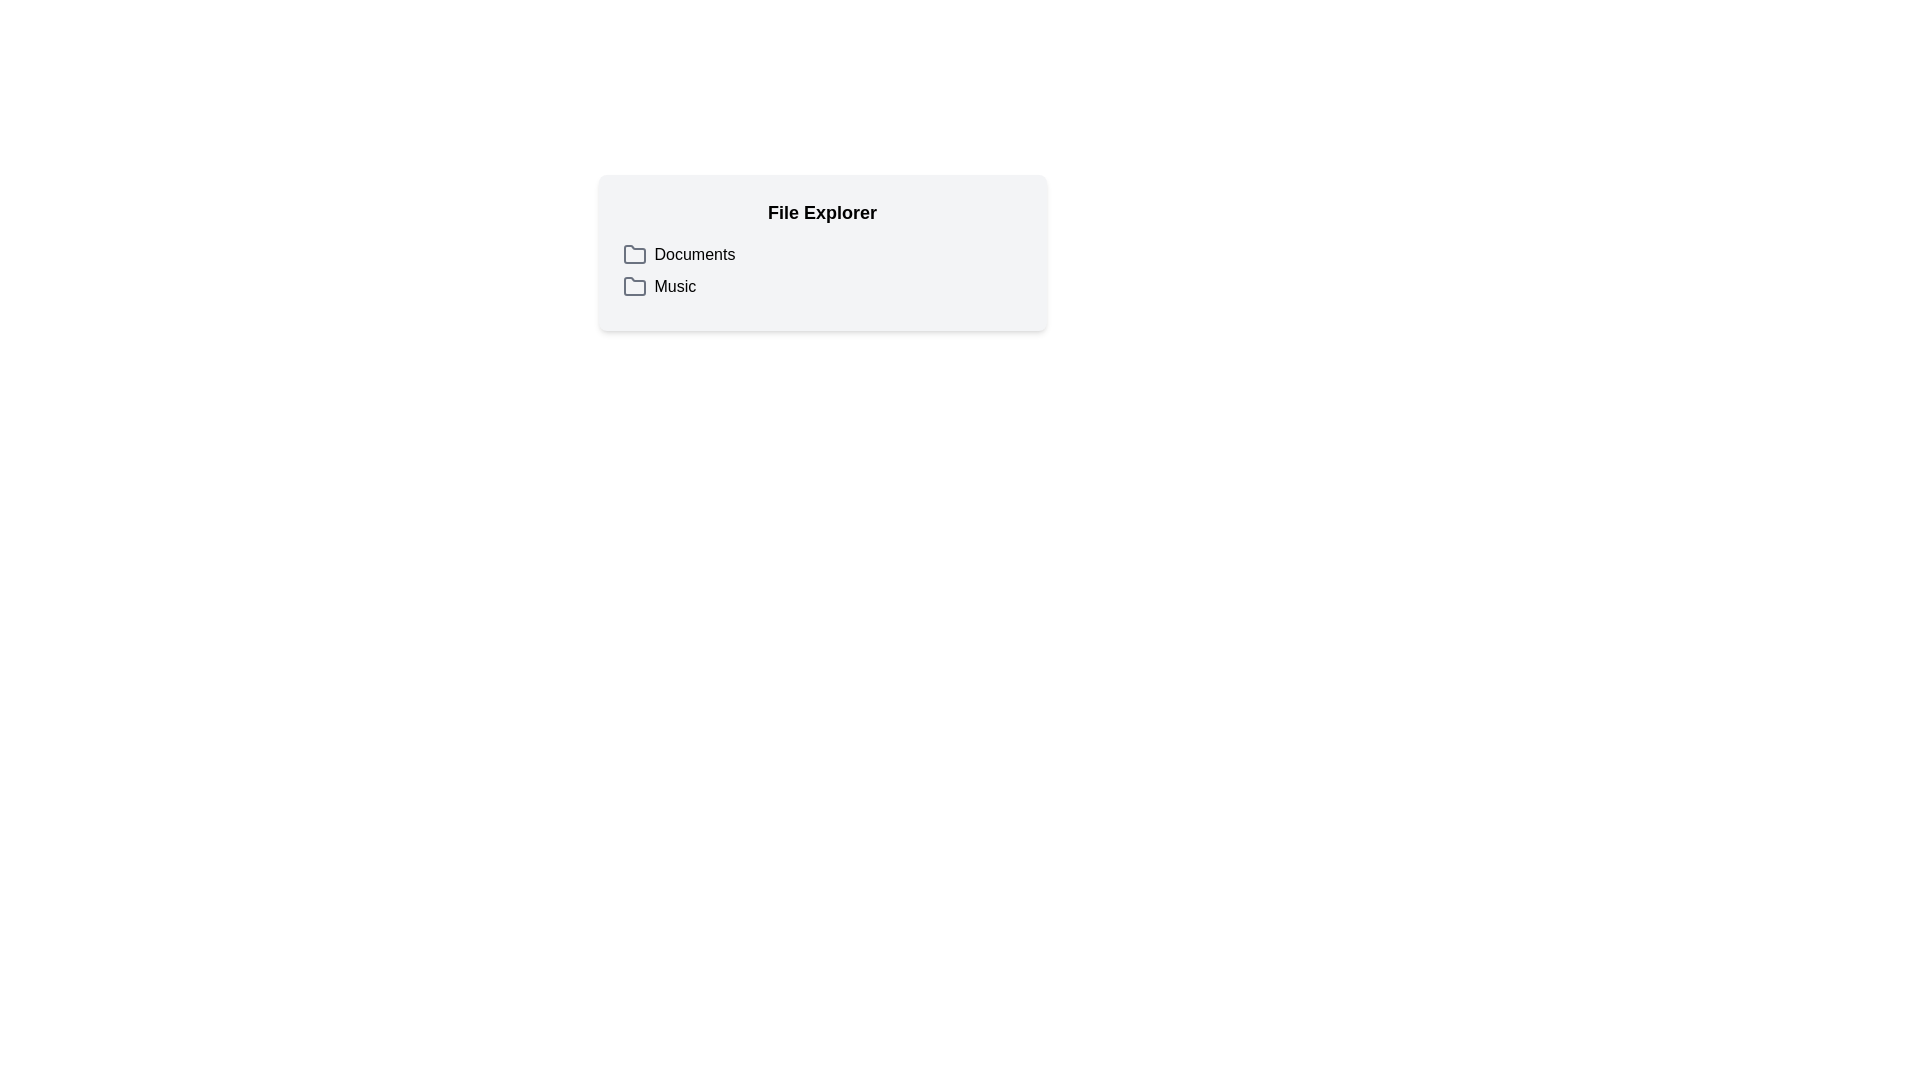 The width and height of the screenshot is (1920, 1080). I want to click on the text label reading 'Documents', so click(695, 253).